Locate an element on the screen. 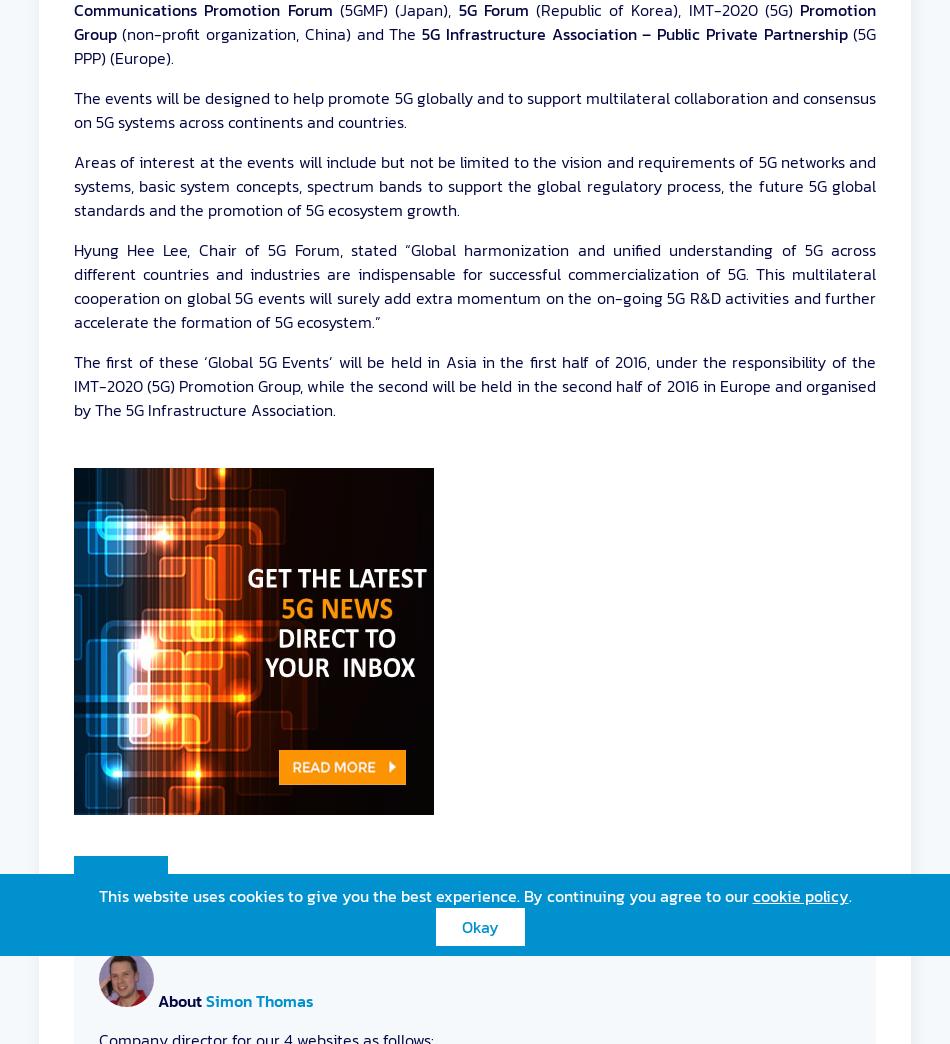  '.' is located at coordinates (848, 895).